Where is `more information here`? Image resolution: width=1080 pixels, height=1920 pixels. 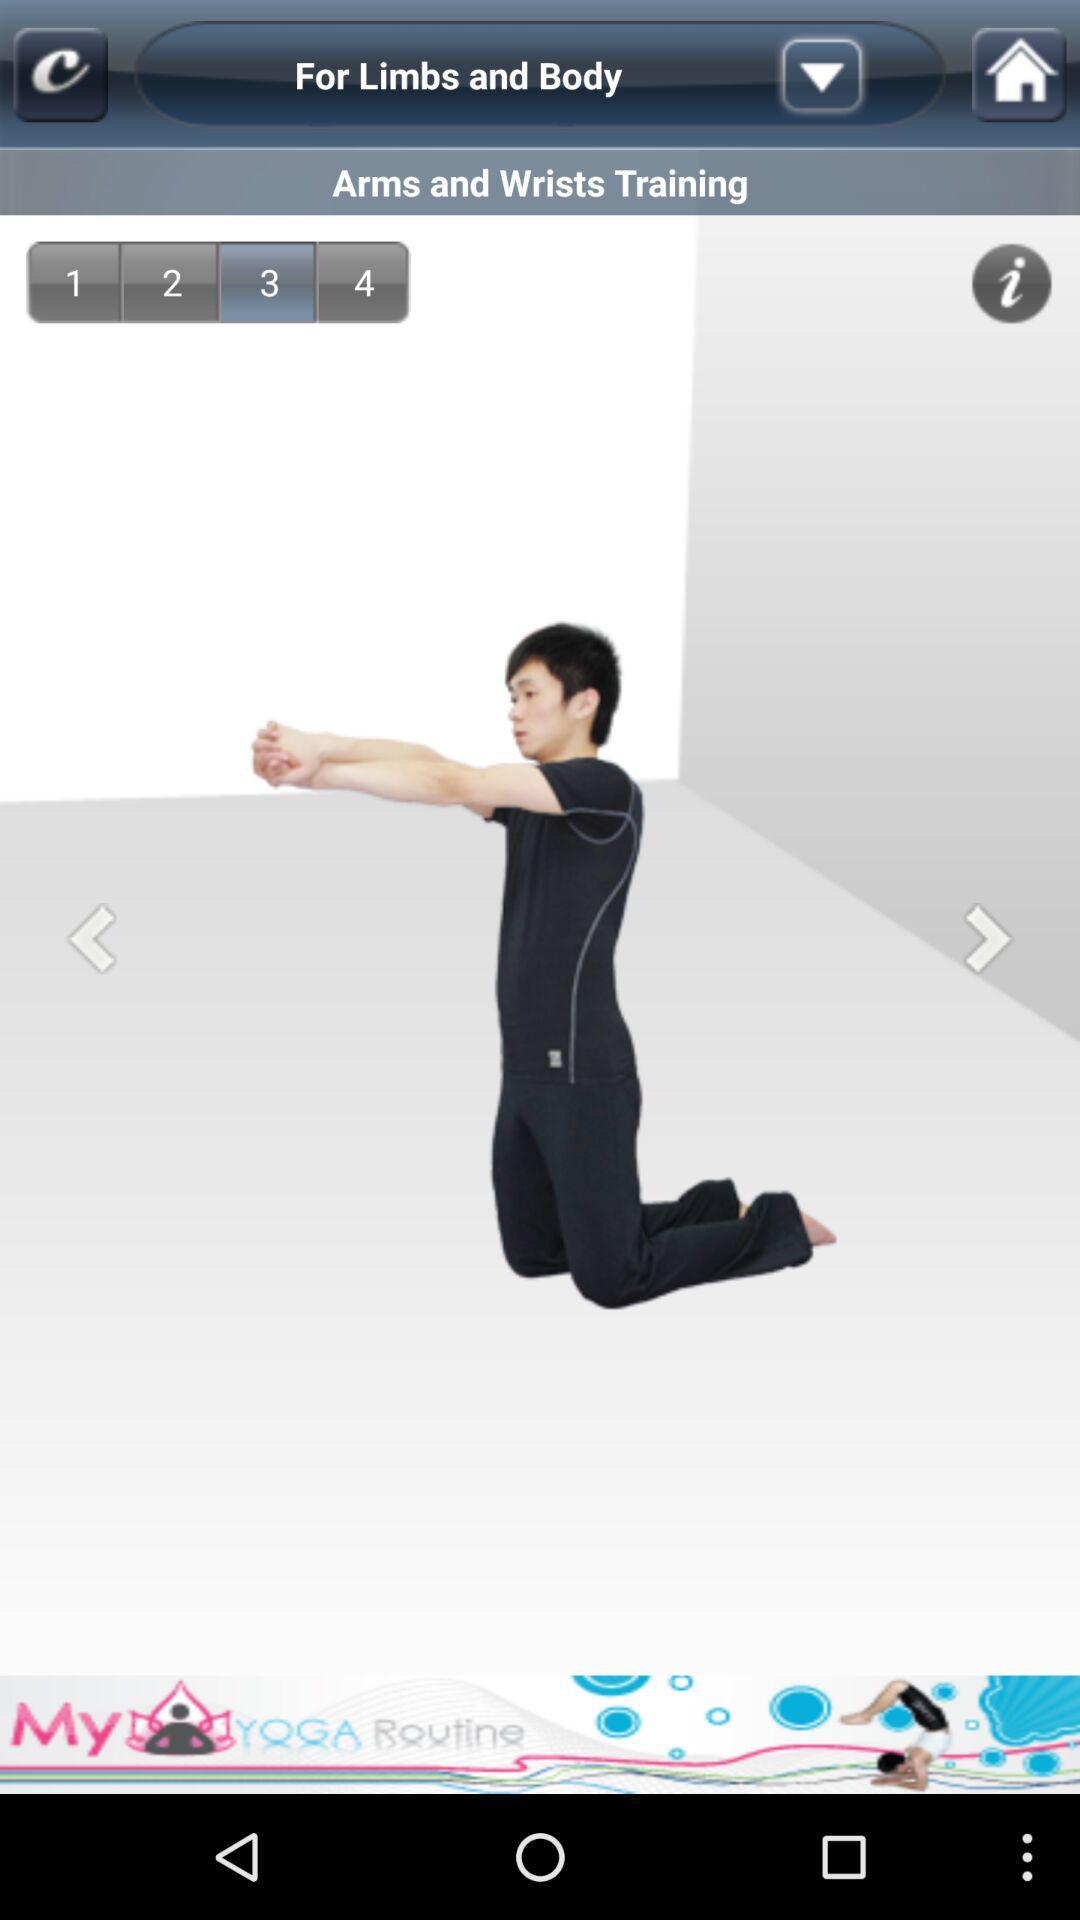
more information here is located at coordinates (1011, 282).